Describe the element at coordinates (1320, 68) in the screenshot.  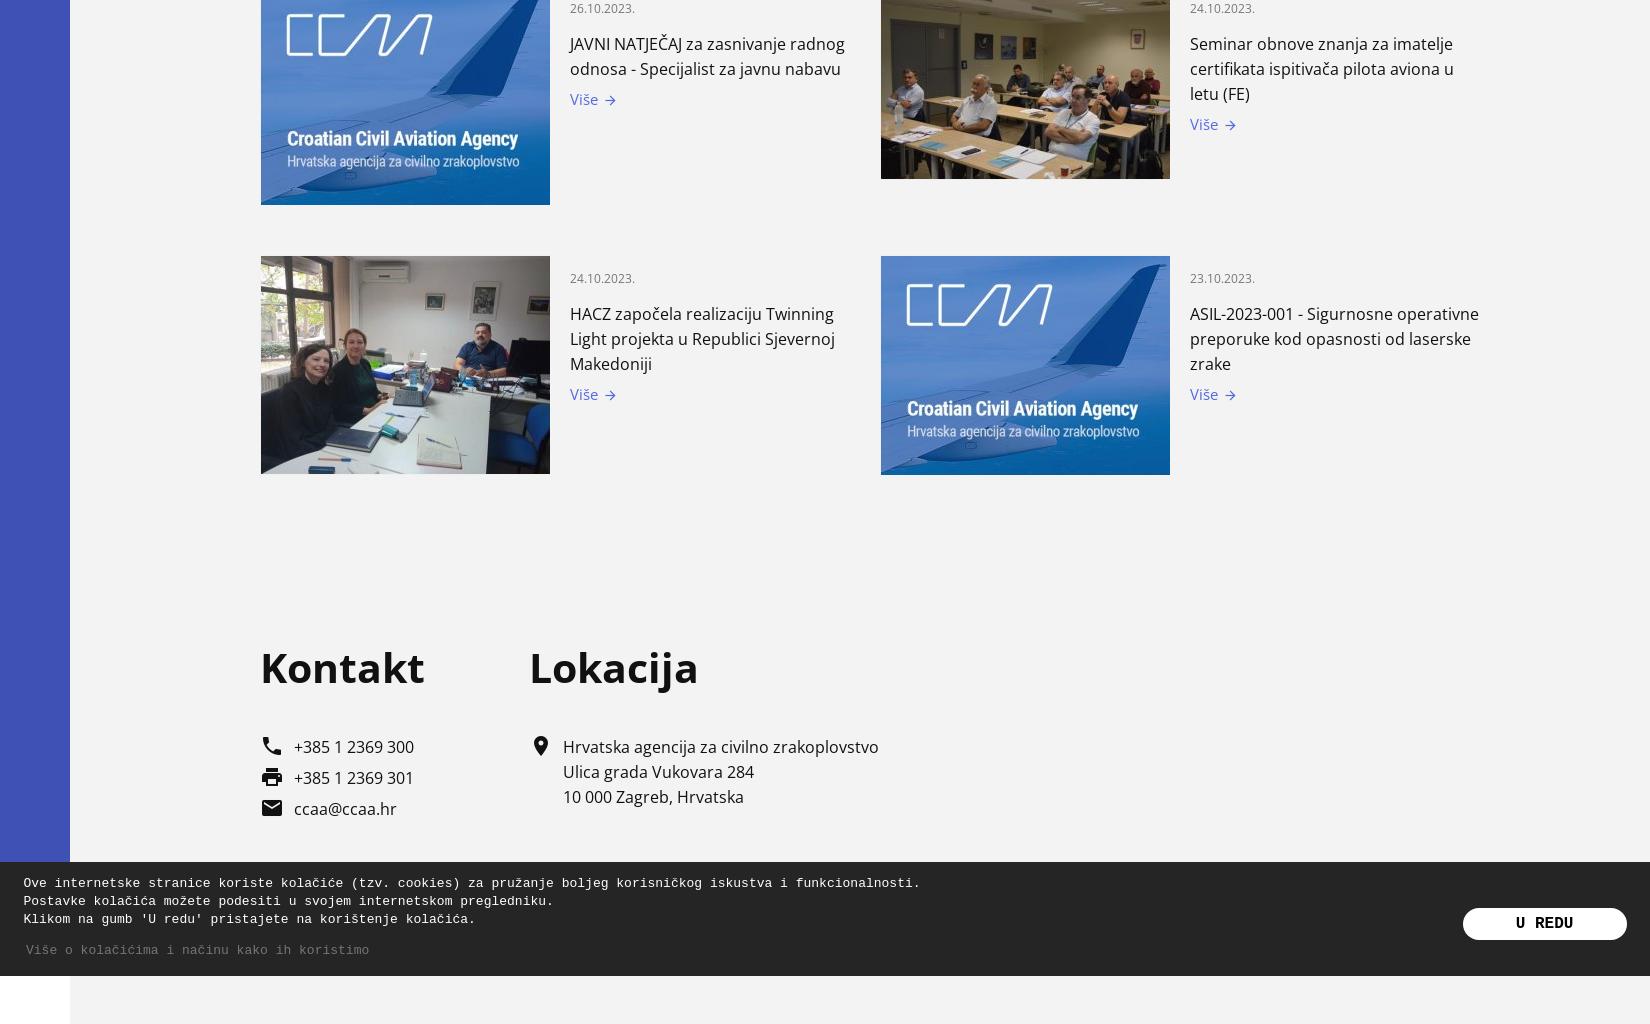
I see `'Seminar obnove znanja za imatelje certifikata ispitivača pilota aviona u letu (FE)'` at that location.